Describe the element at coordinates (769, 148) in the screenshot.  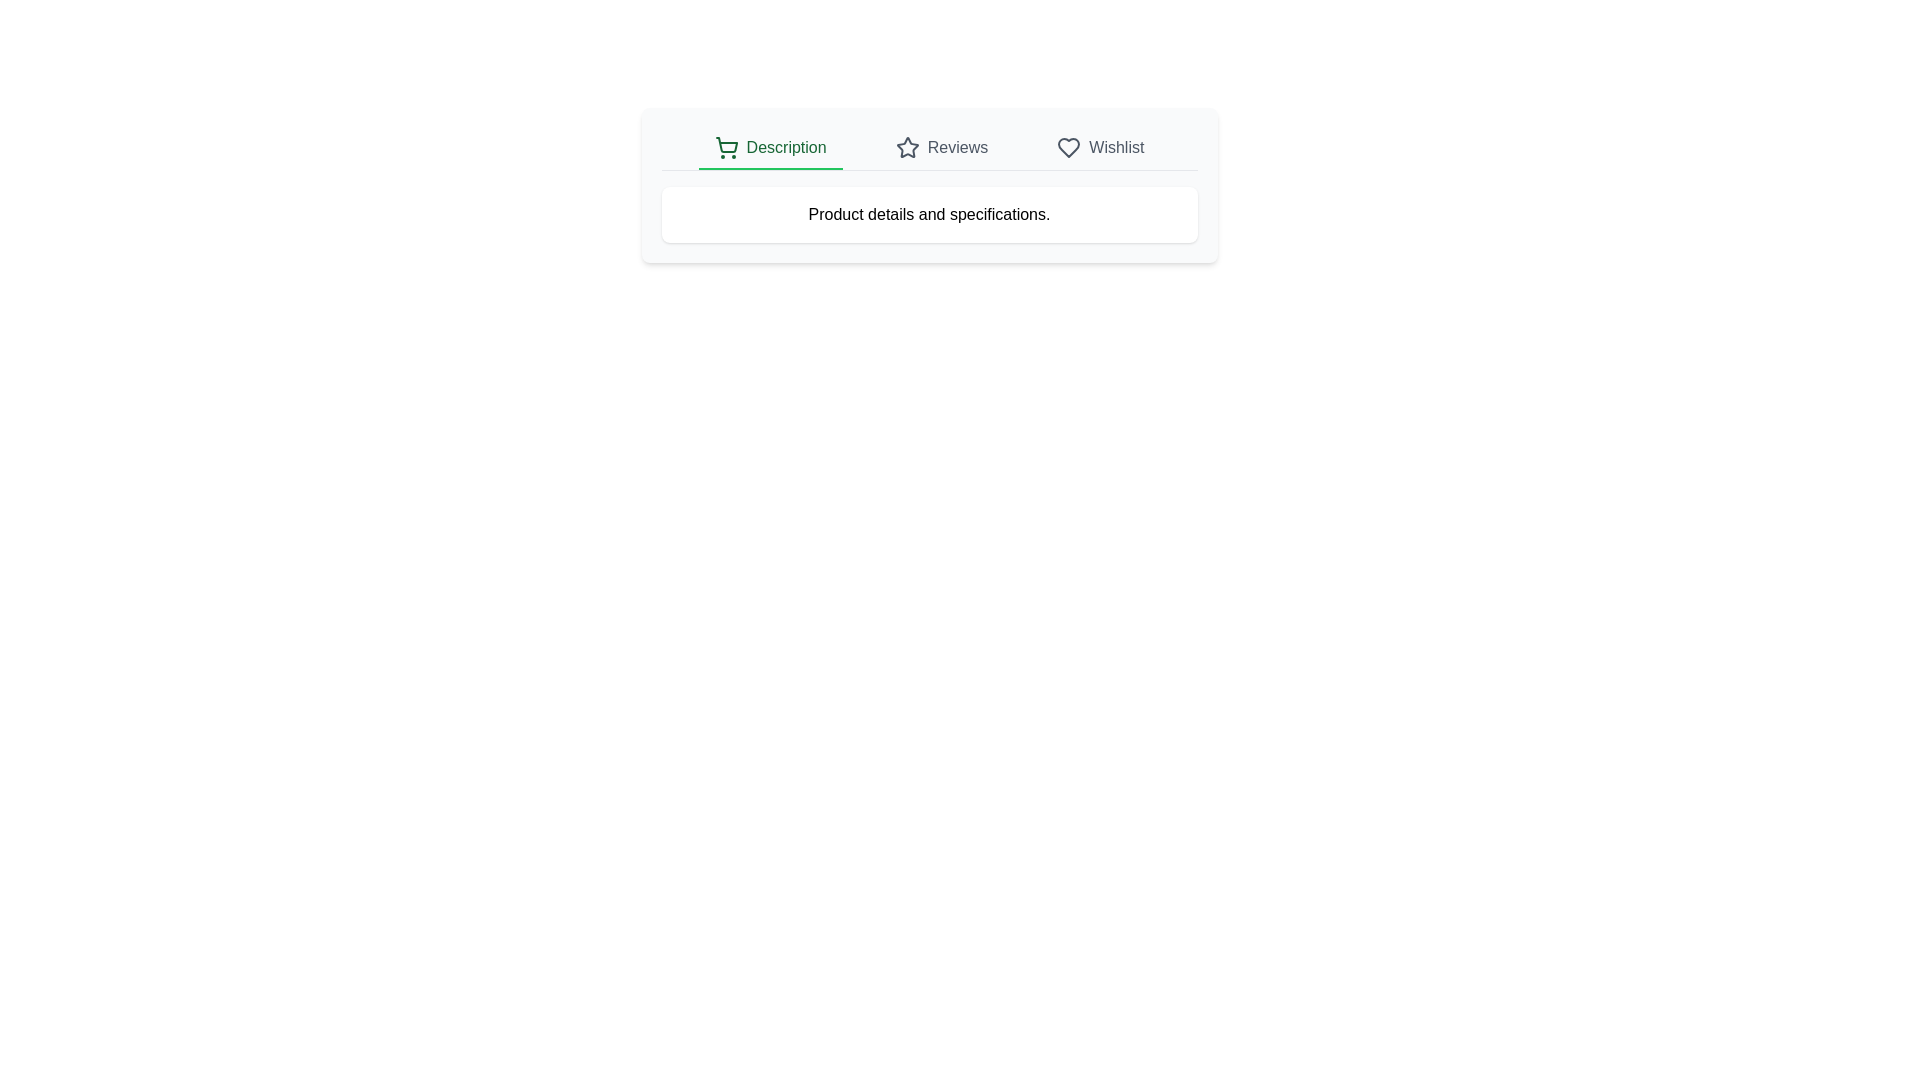
I see `the tab text Description to select it` at that location.